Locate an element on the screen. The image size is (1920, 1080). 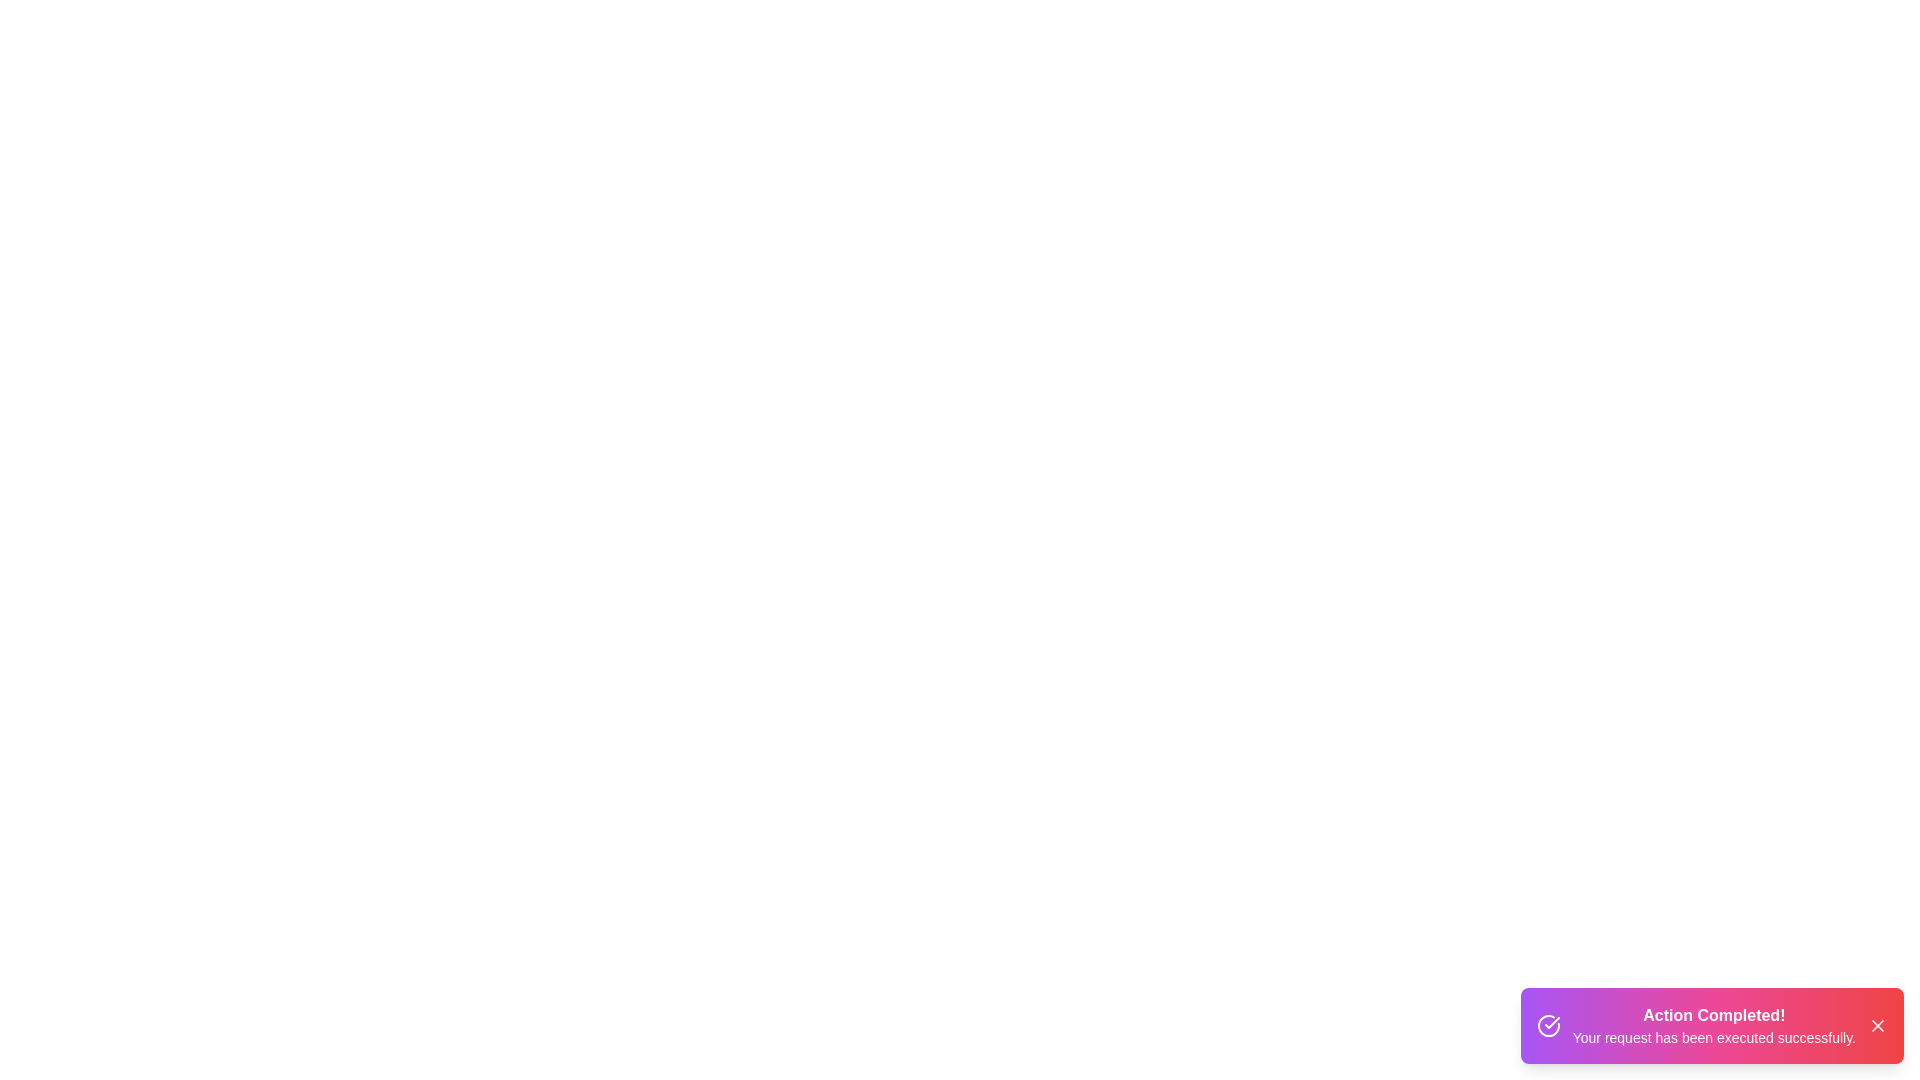
the status notification text display area located near the bottom right of the interface, which informs users about the successful execution of an action is located at coordinates (1713, 1026).